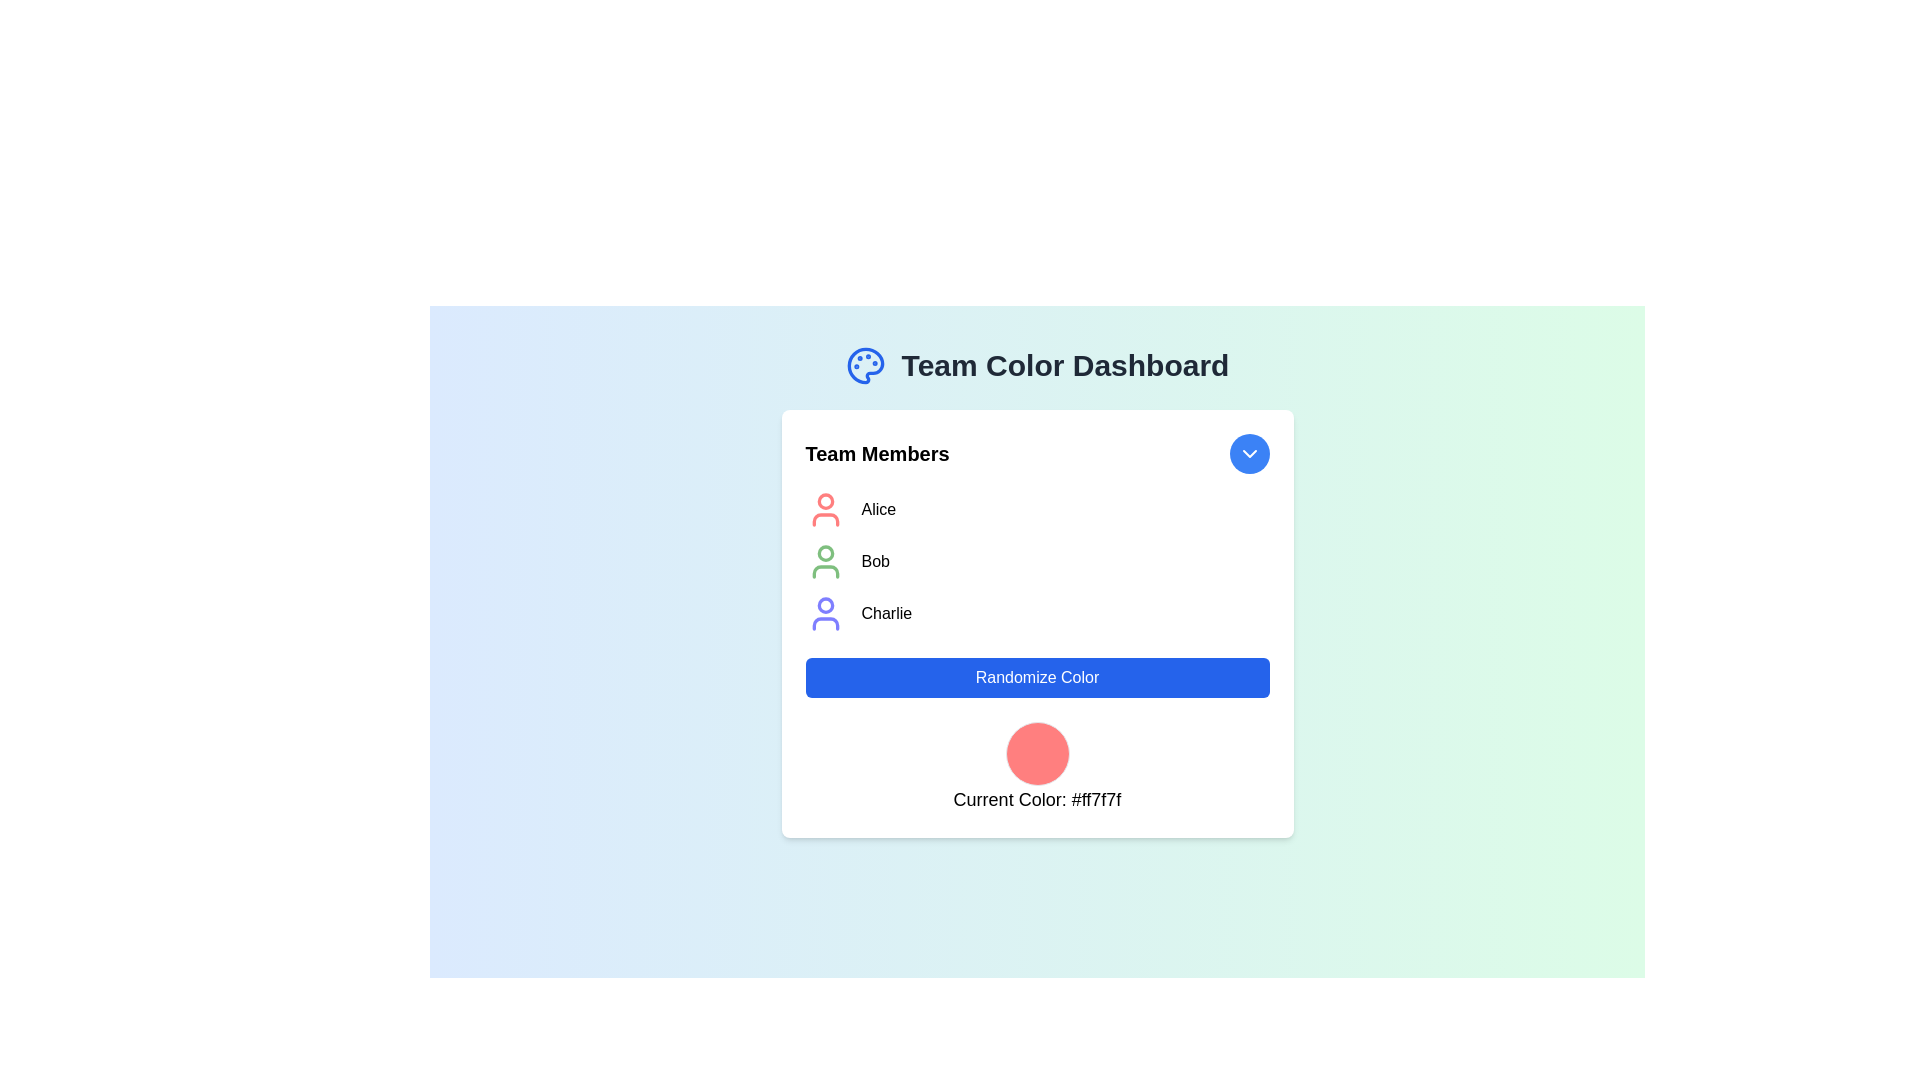  I want to click on text from the Text Label that indicates the current selected color in hexadecimal representation, located directly below the circular color preview in the 'Current Color' section, so click(1037, 798).